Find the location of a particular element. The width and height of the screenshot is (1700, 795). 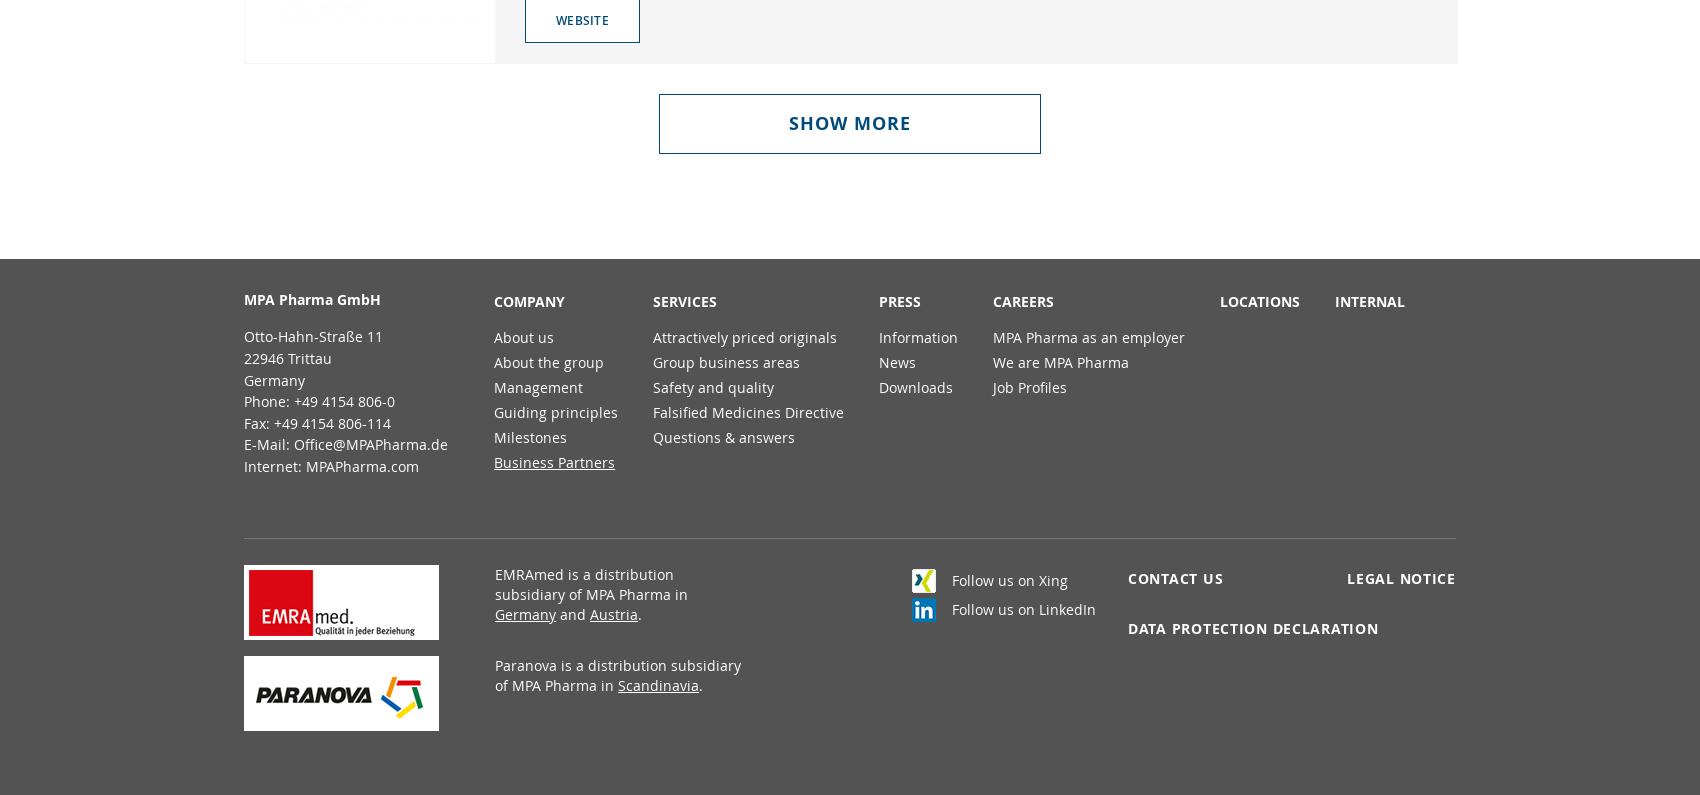

'Safety and quality' is located at coordinates (713, 386).